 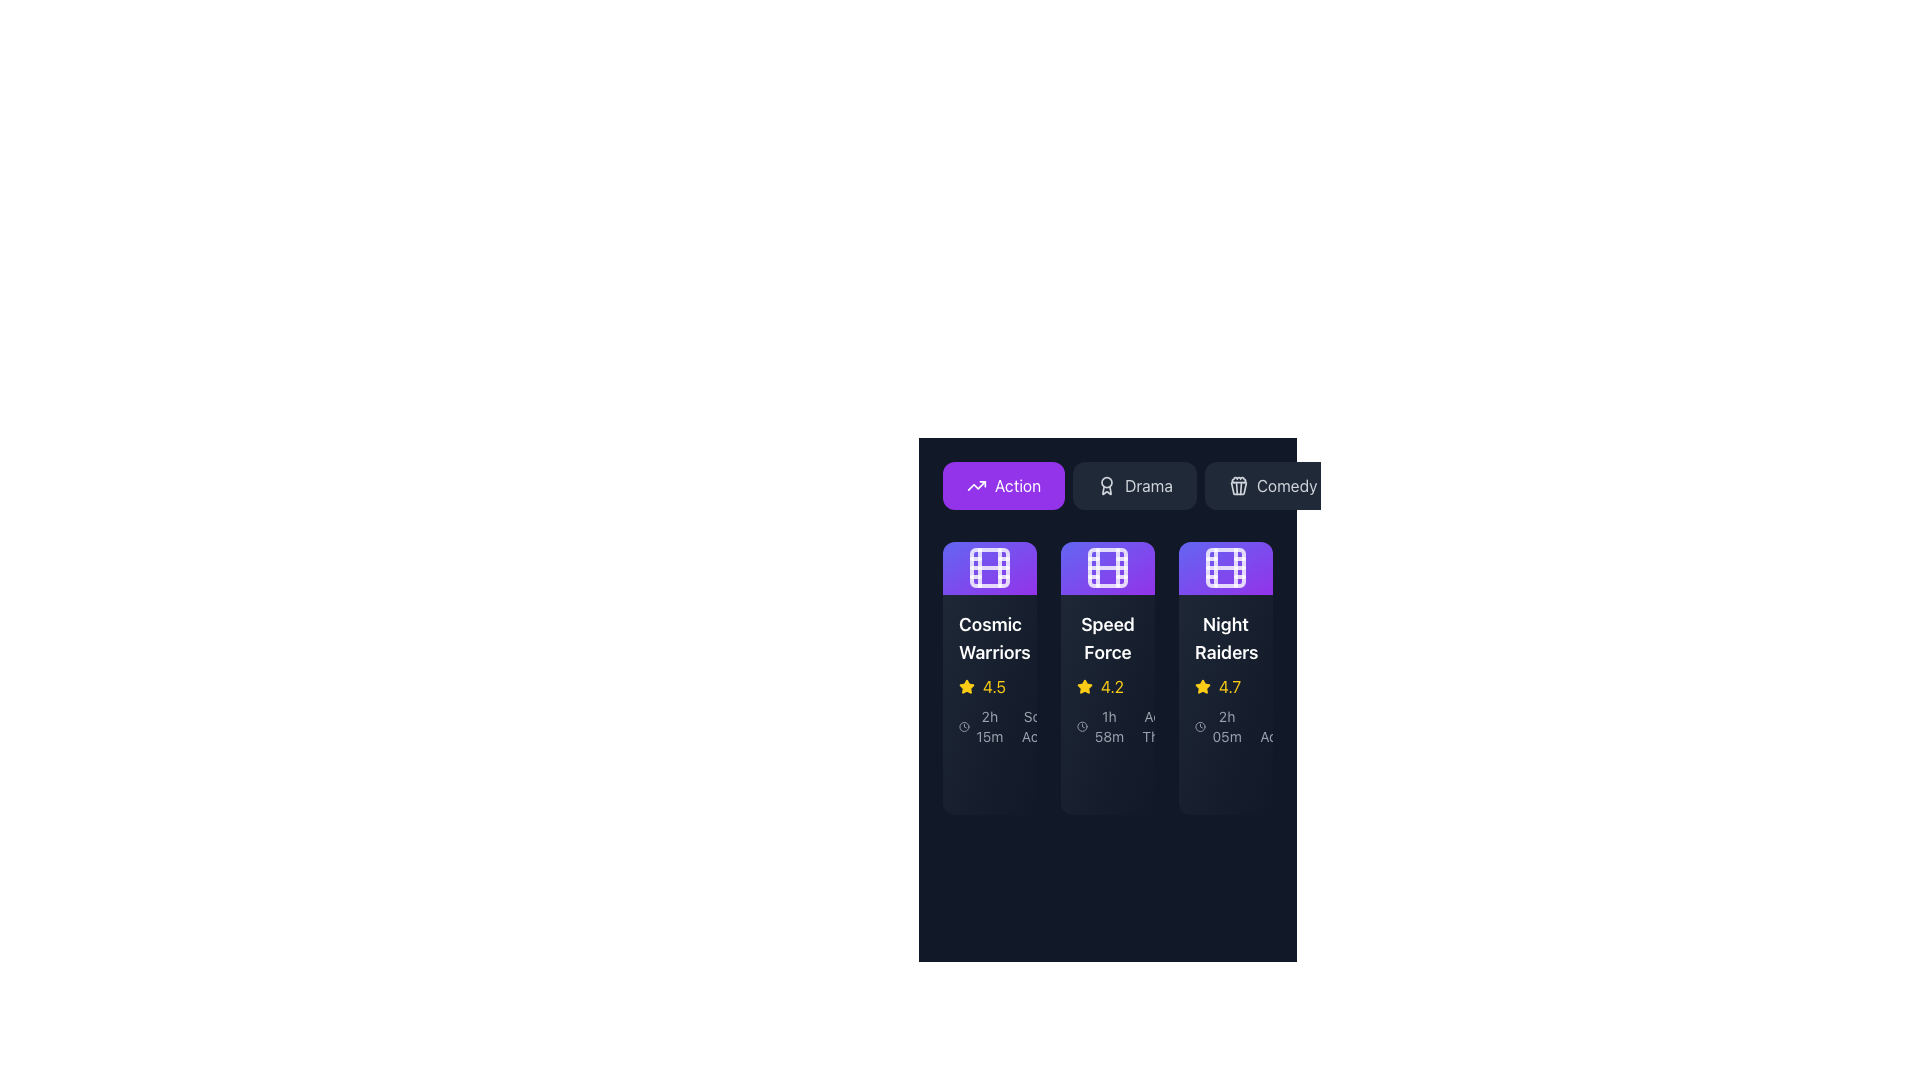 I want to click on the 'Play' button located beneath the 'Speed Force' movie information, so click(x=1107, y=777).